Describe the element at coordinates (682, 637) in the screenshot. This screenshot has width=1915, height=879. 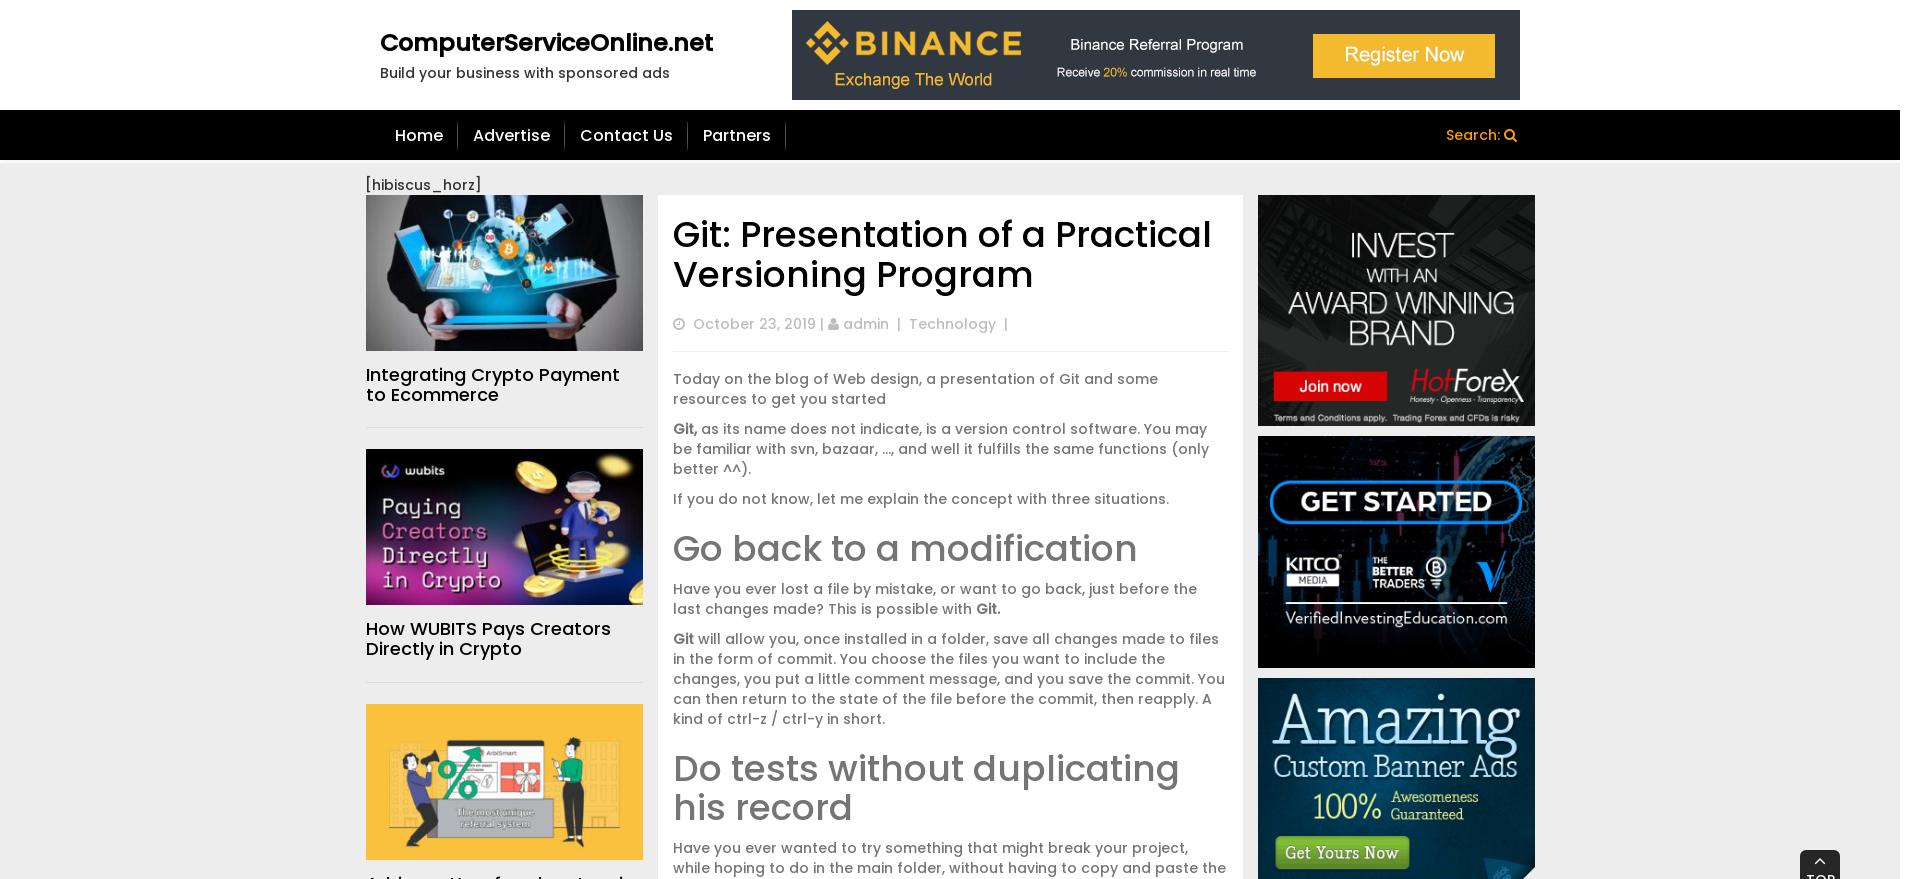
I see `'Git'` at that location.